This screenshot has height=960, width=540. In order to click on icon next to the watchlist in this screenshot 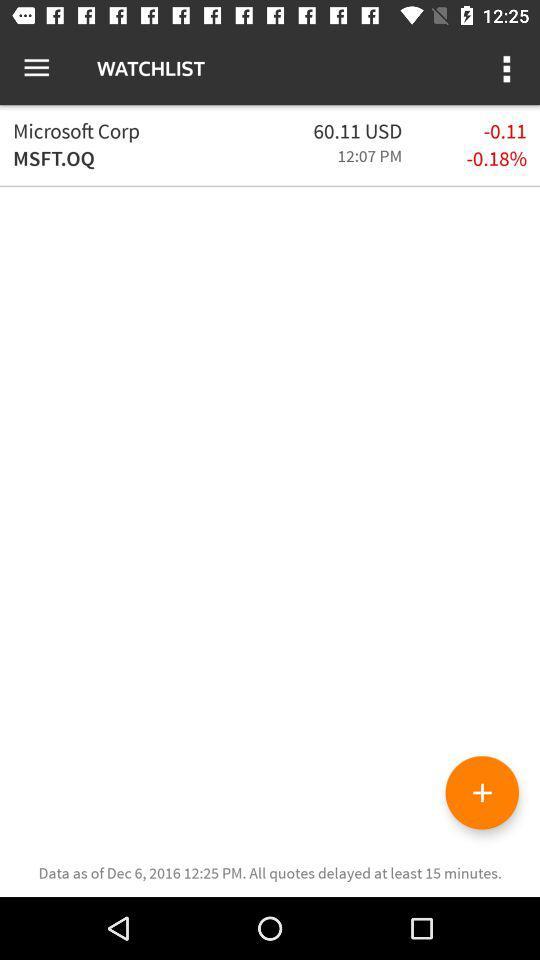, I will do `click(508, 68)`.